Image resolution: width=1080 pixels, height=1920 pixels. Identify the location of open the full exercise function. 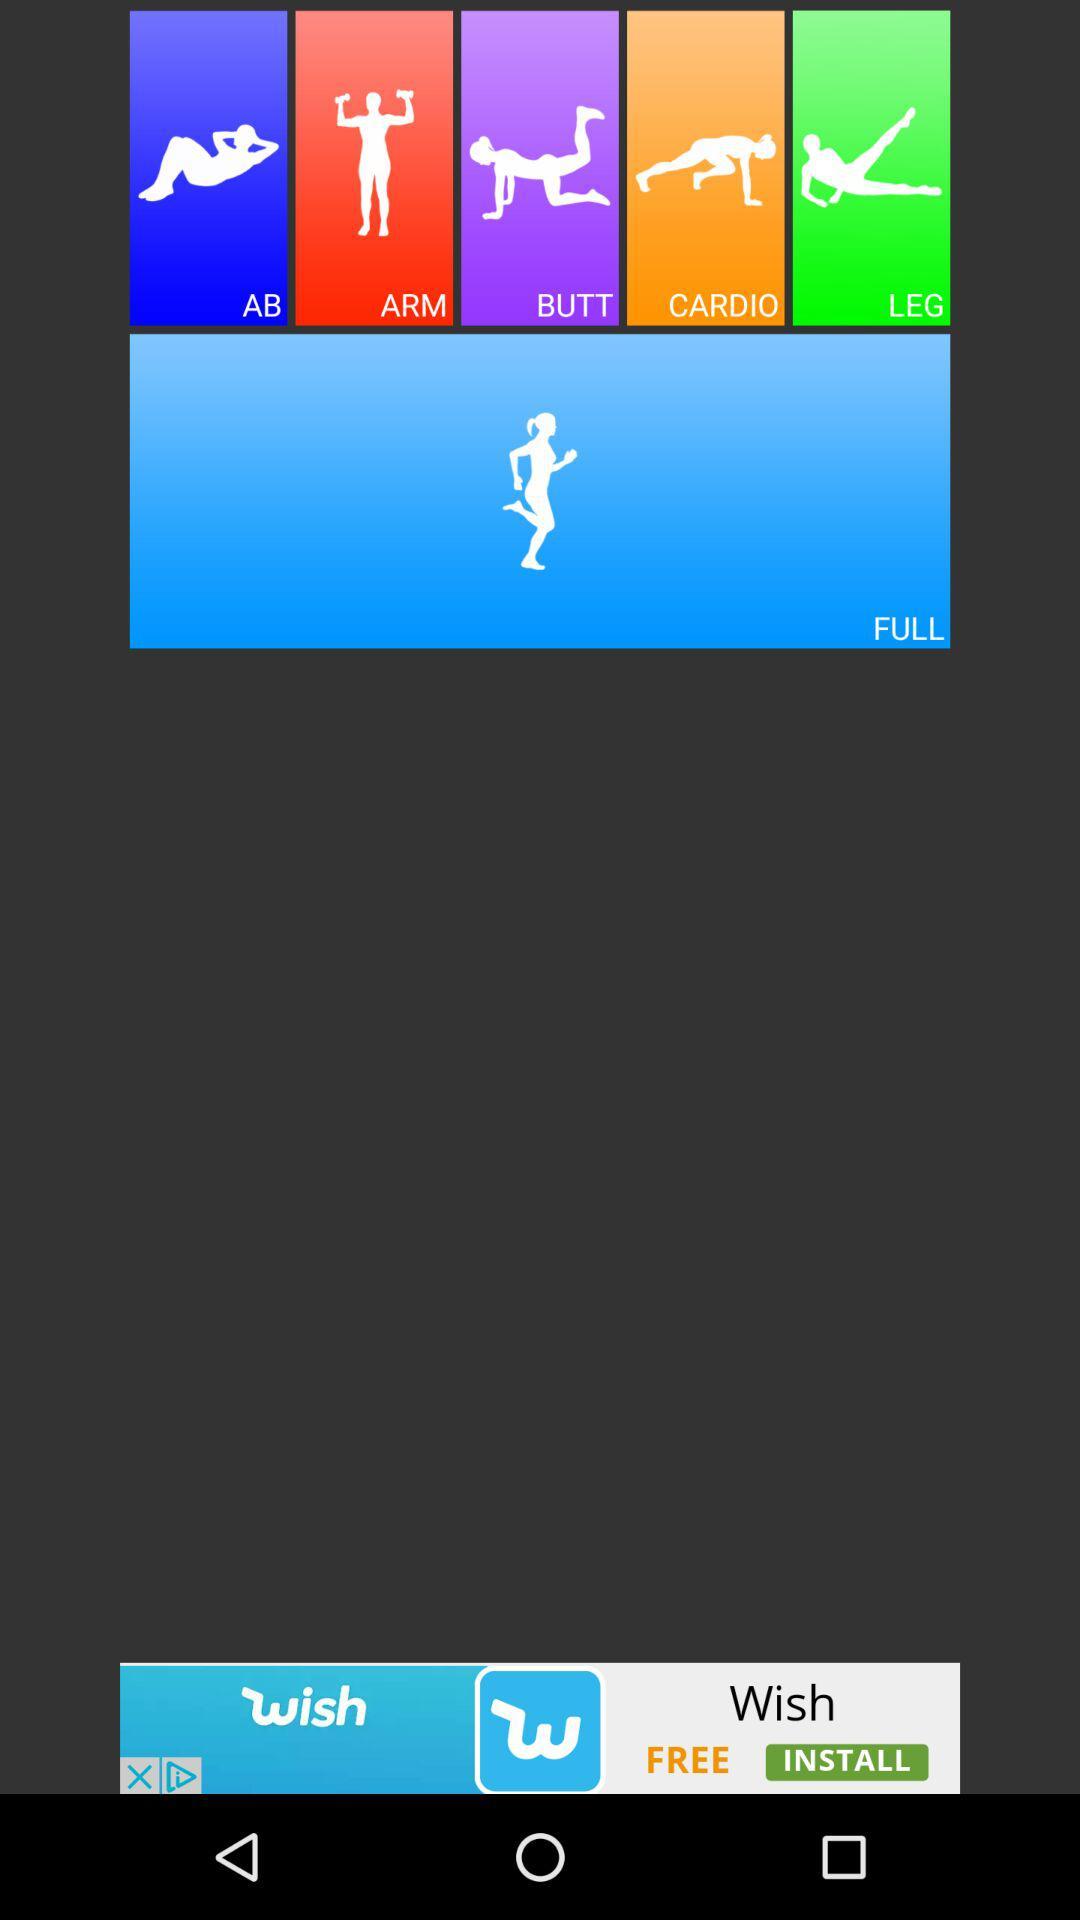
(540, 491).